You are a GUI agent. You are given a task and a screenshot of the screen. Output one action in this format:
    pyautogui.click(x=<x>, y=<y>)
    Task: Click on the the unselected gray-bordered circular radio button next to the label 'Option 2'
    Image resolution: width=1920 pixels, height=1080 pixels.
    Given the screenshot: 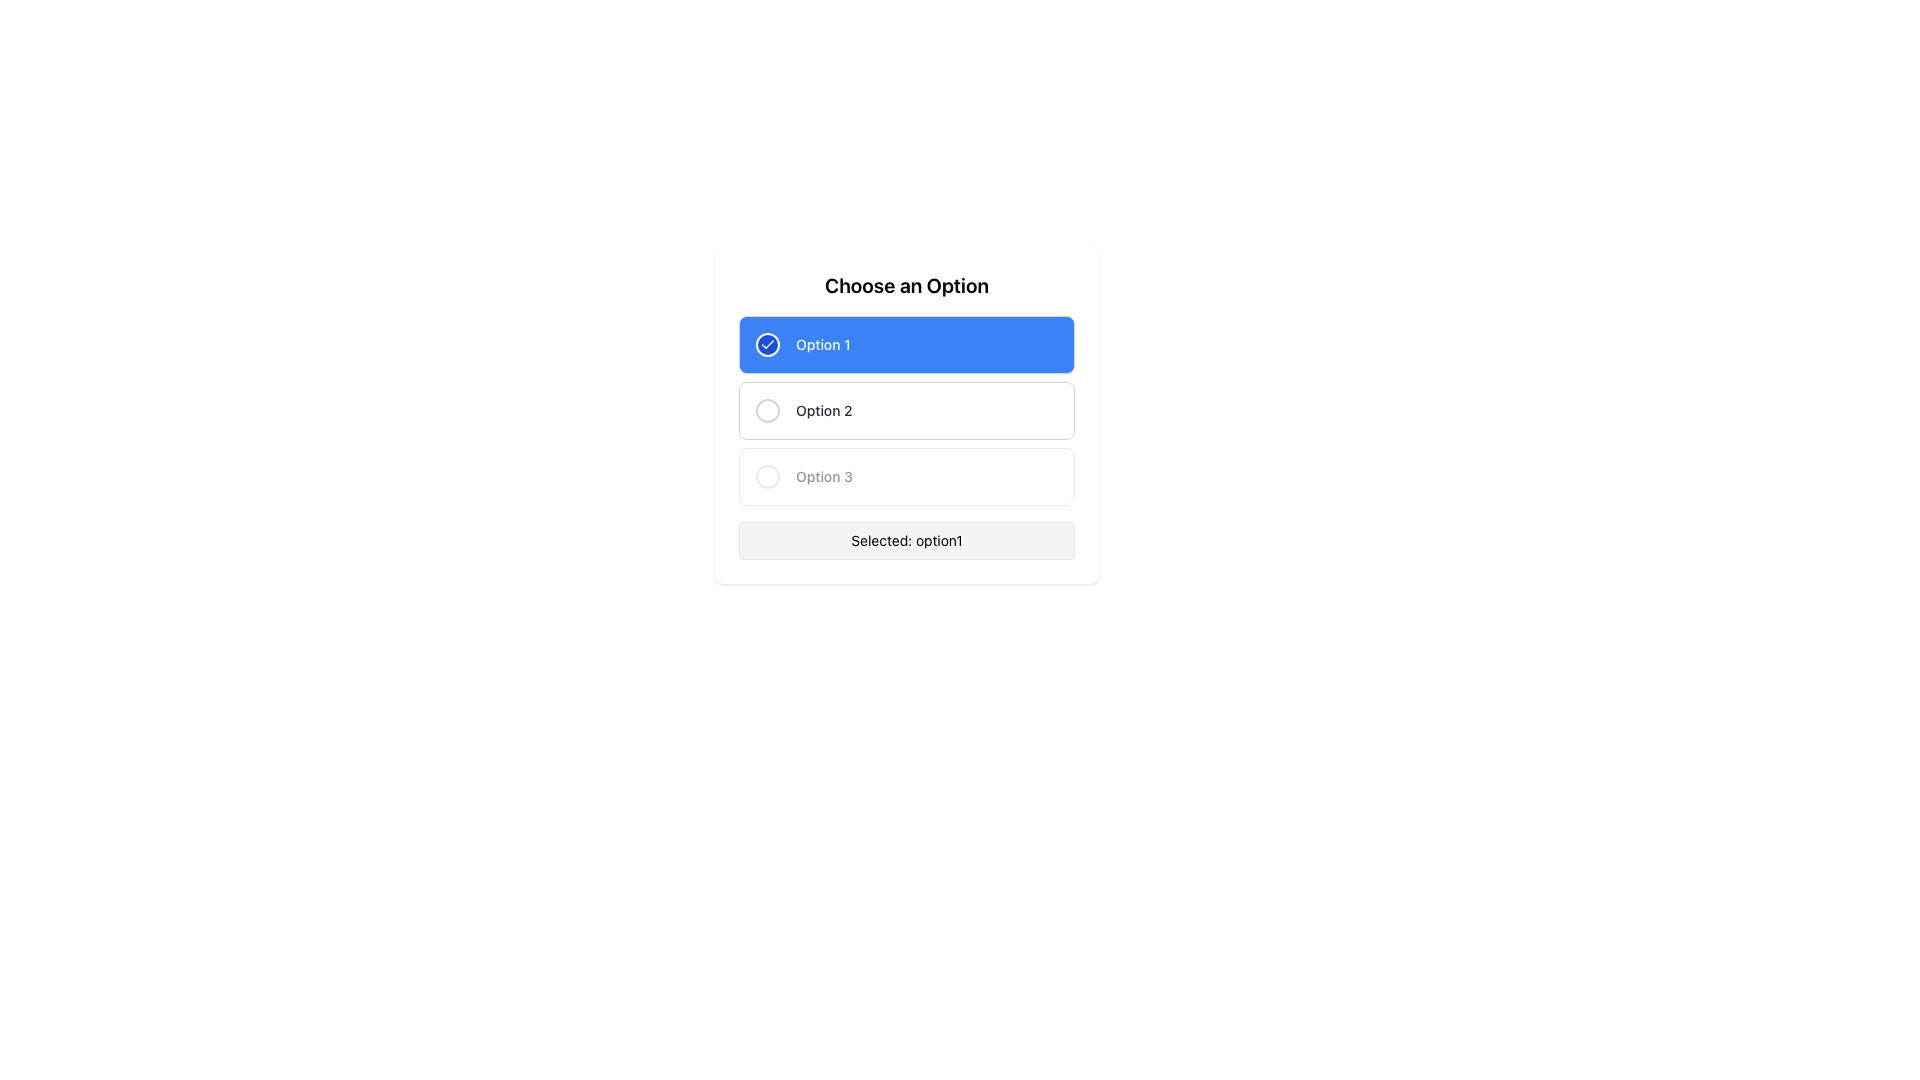 What is the action you would take?
    pyautogui.click(x=767, y=410)
    